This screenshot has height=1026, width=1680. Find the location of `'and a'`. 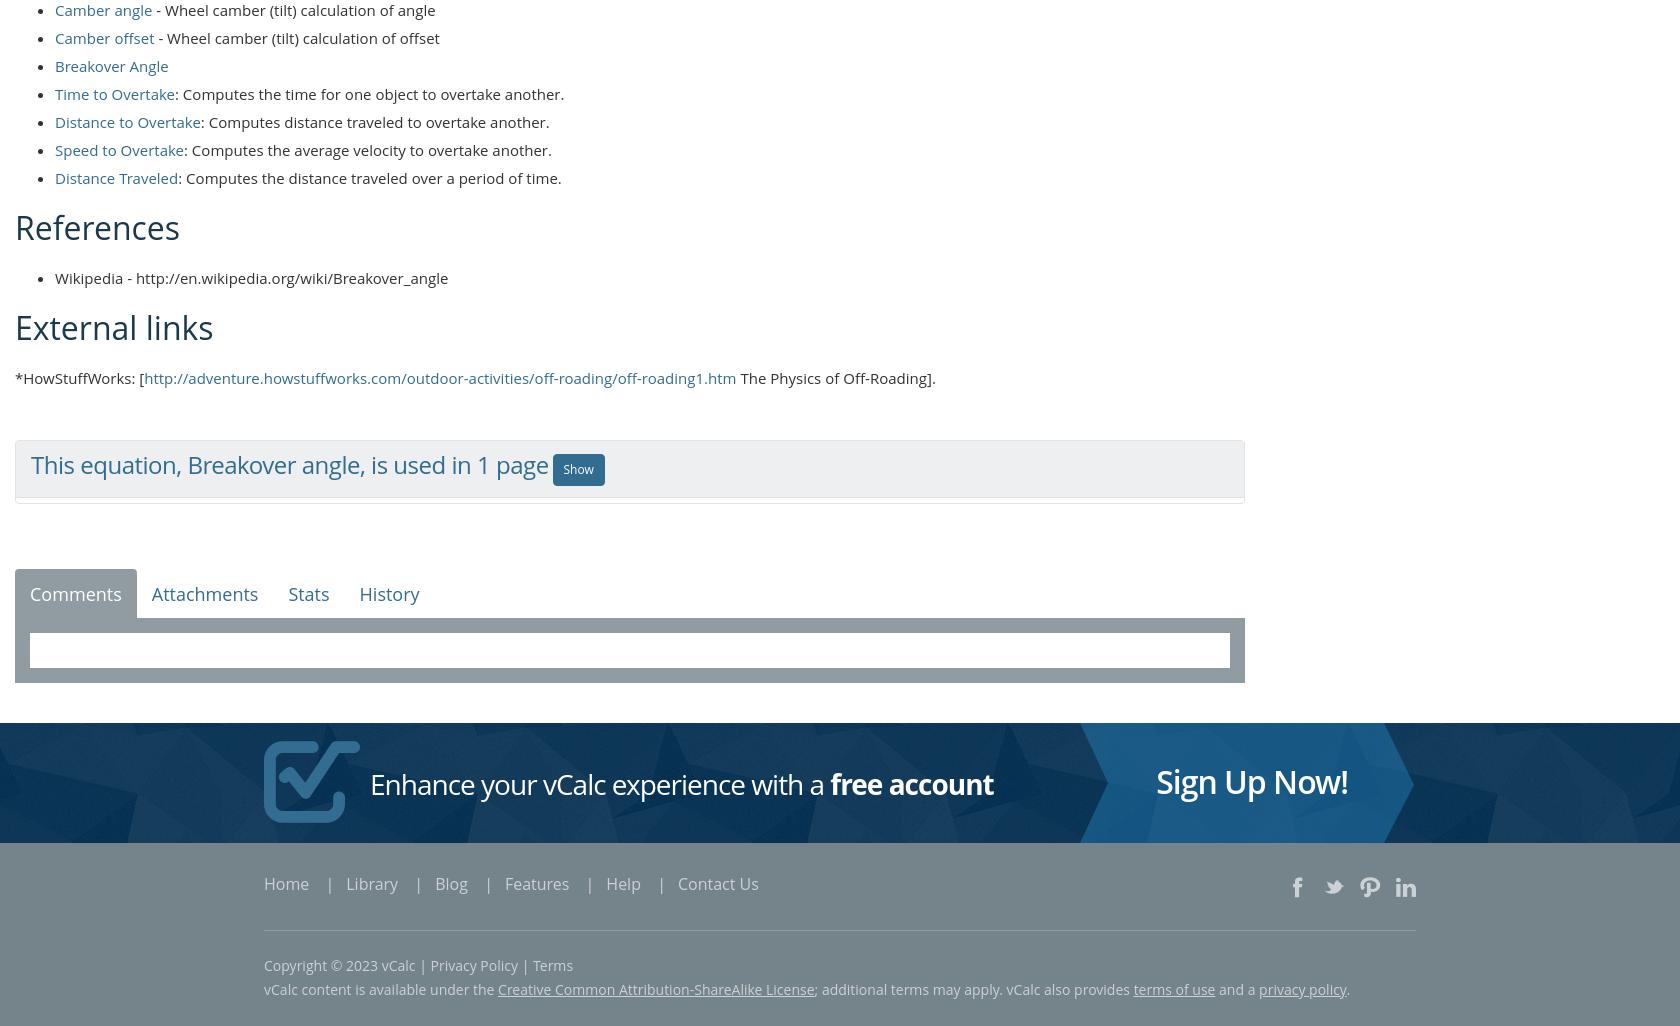

'and a' is located at coordinates (1236, 987).